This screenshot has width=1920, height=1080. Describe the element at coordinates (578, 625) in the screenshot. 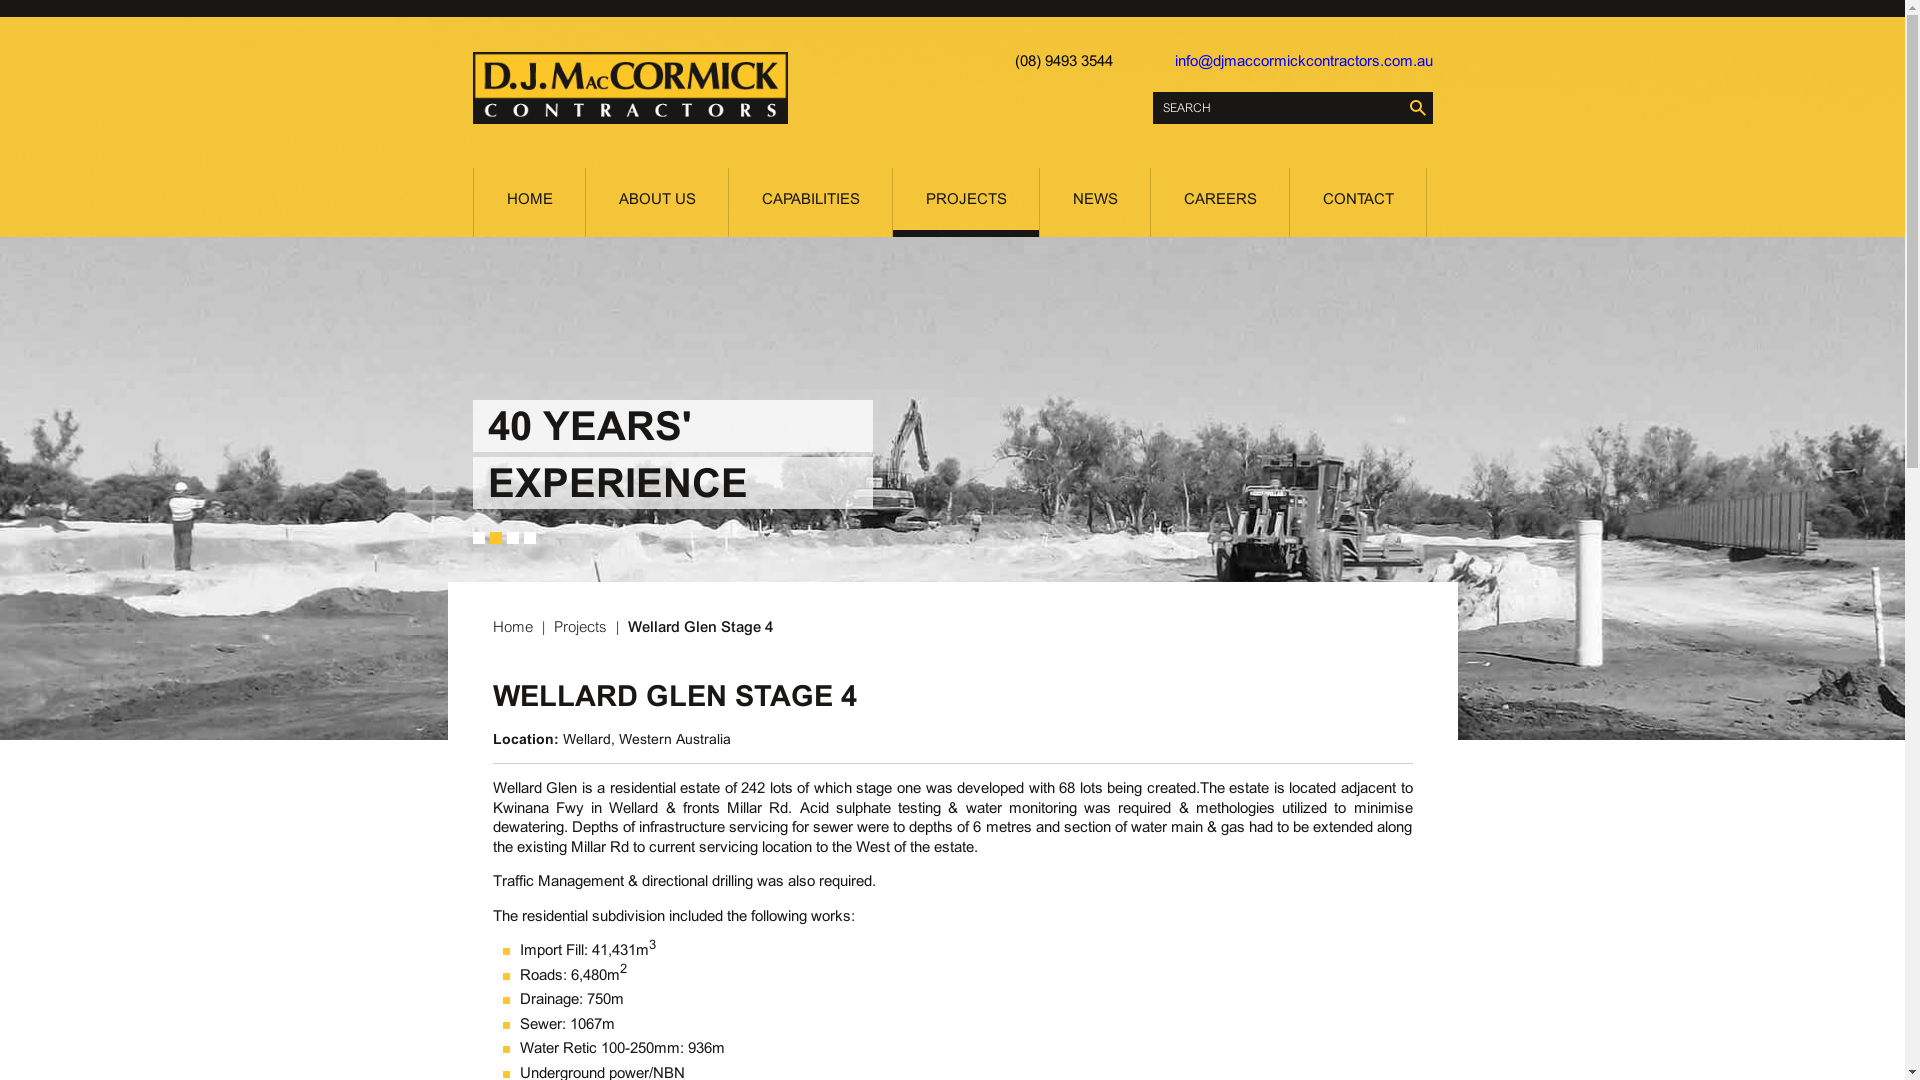

I see `'Projects'` at that location.